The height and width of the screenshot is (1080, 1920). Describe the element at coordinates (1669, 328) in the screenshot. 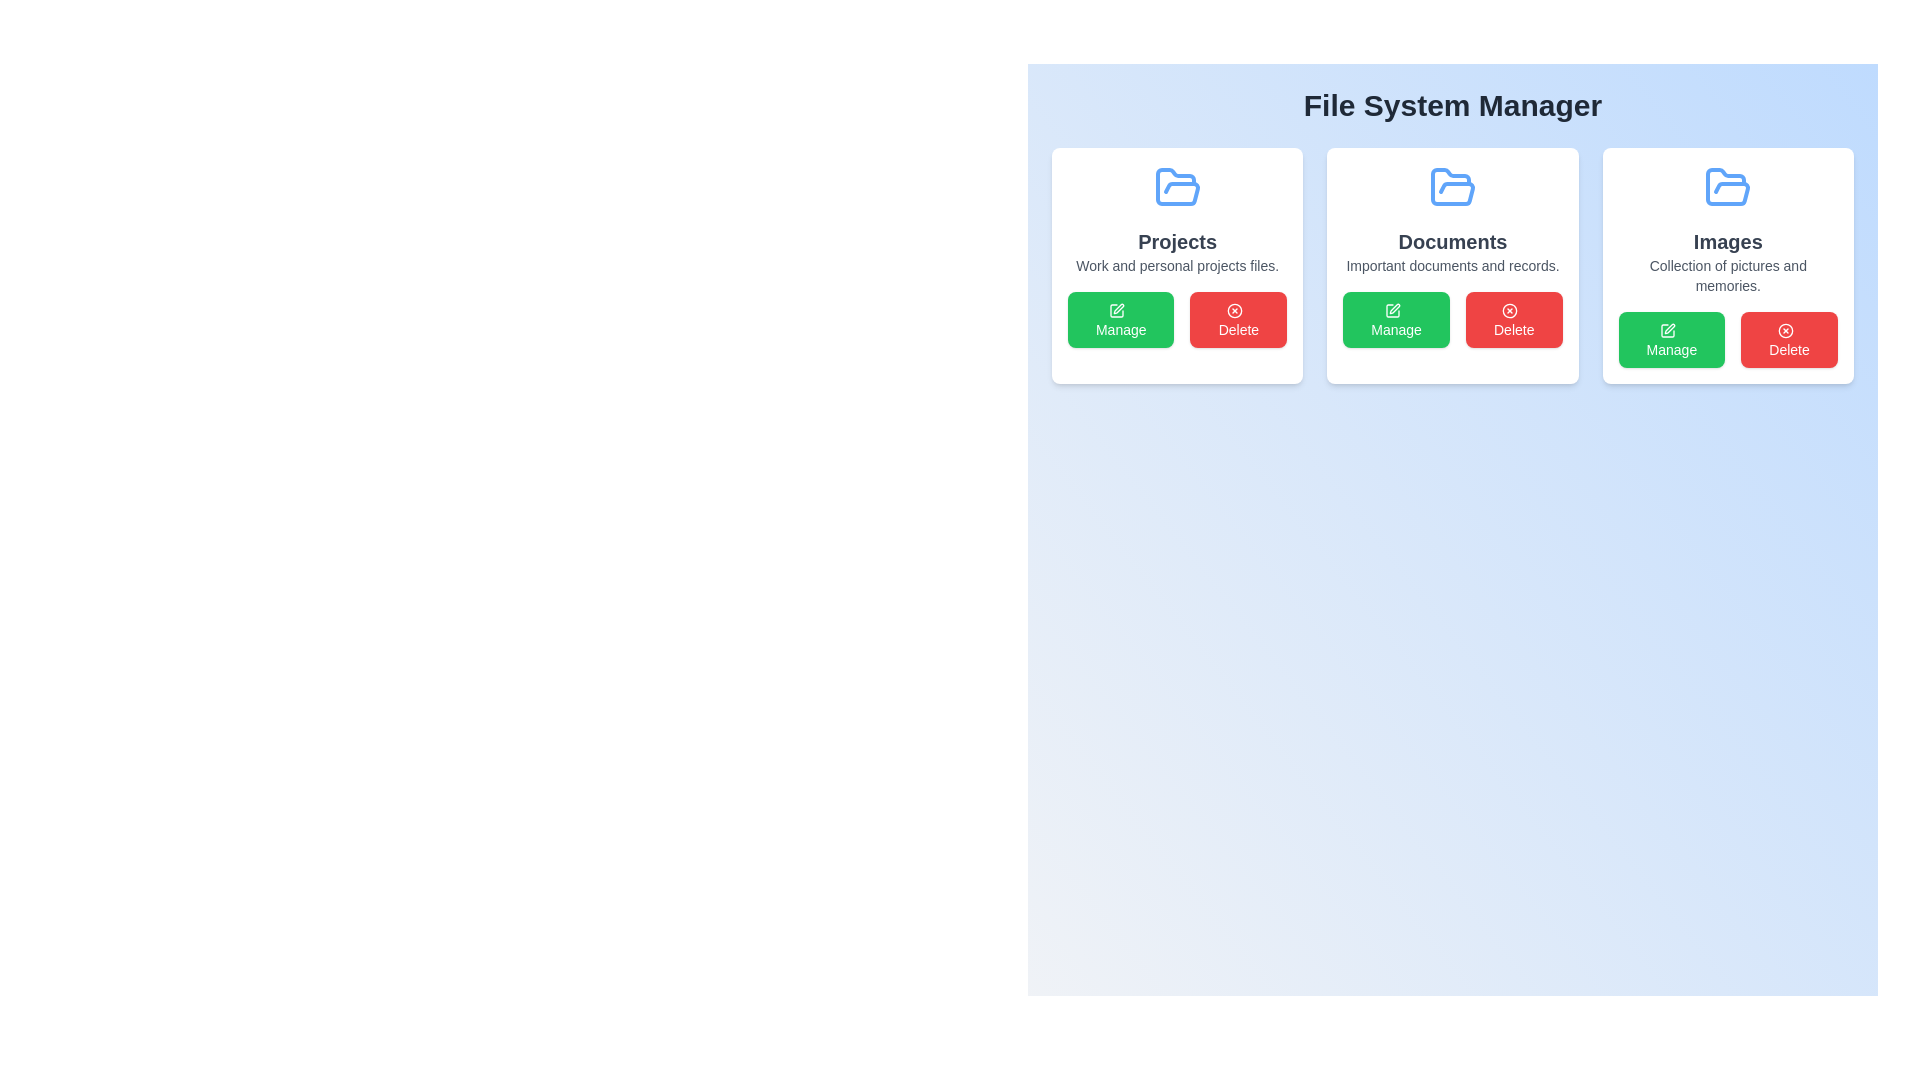

I see `the pen or pencil icon located within the green 'Manage' button in the 'Images' card, positioned to the left of the button text` at that location.